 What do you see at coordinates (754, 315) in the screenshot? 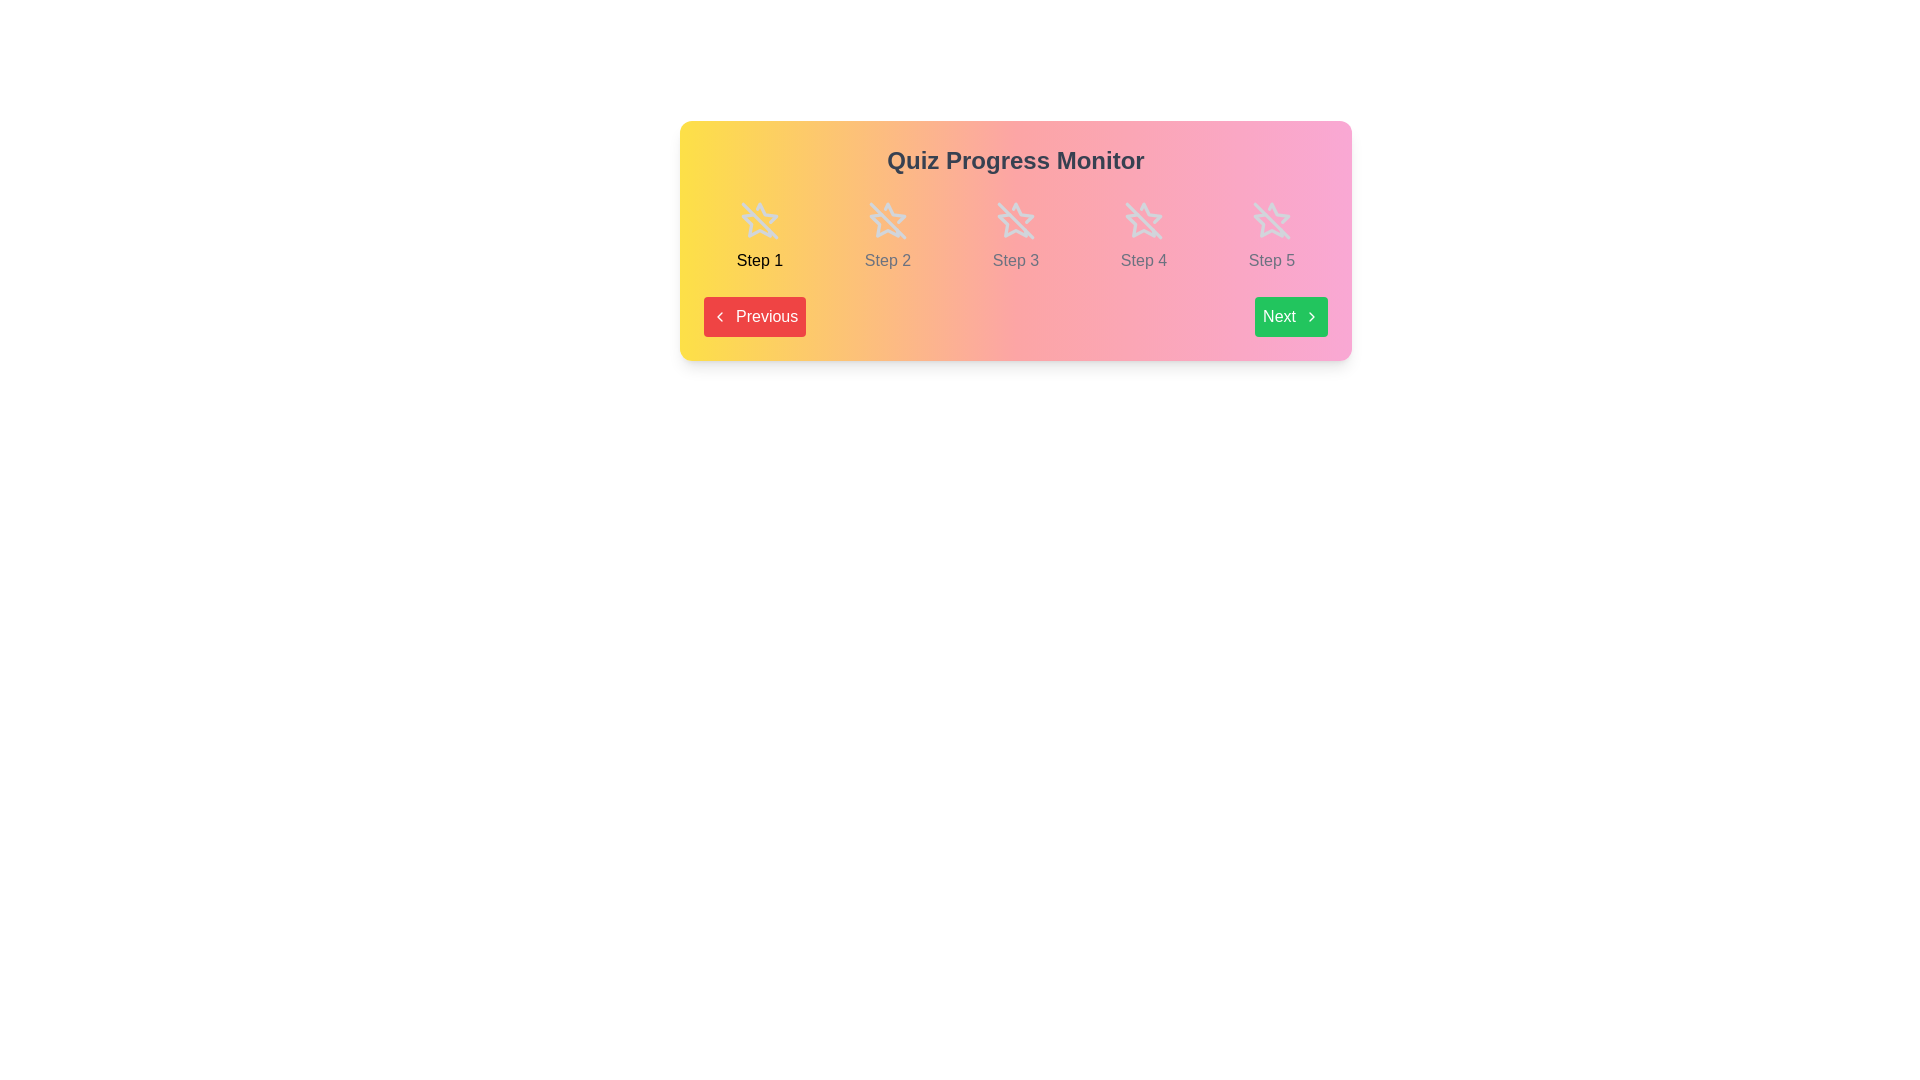
I see `the red 'Previous' button with white text and a left-facing chevron icon` at bounding box center [754, 315].